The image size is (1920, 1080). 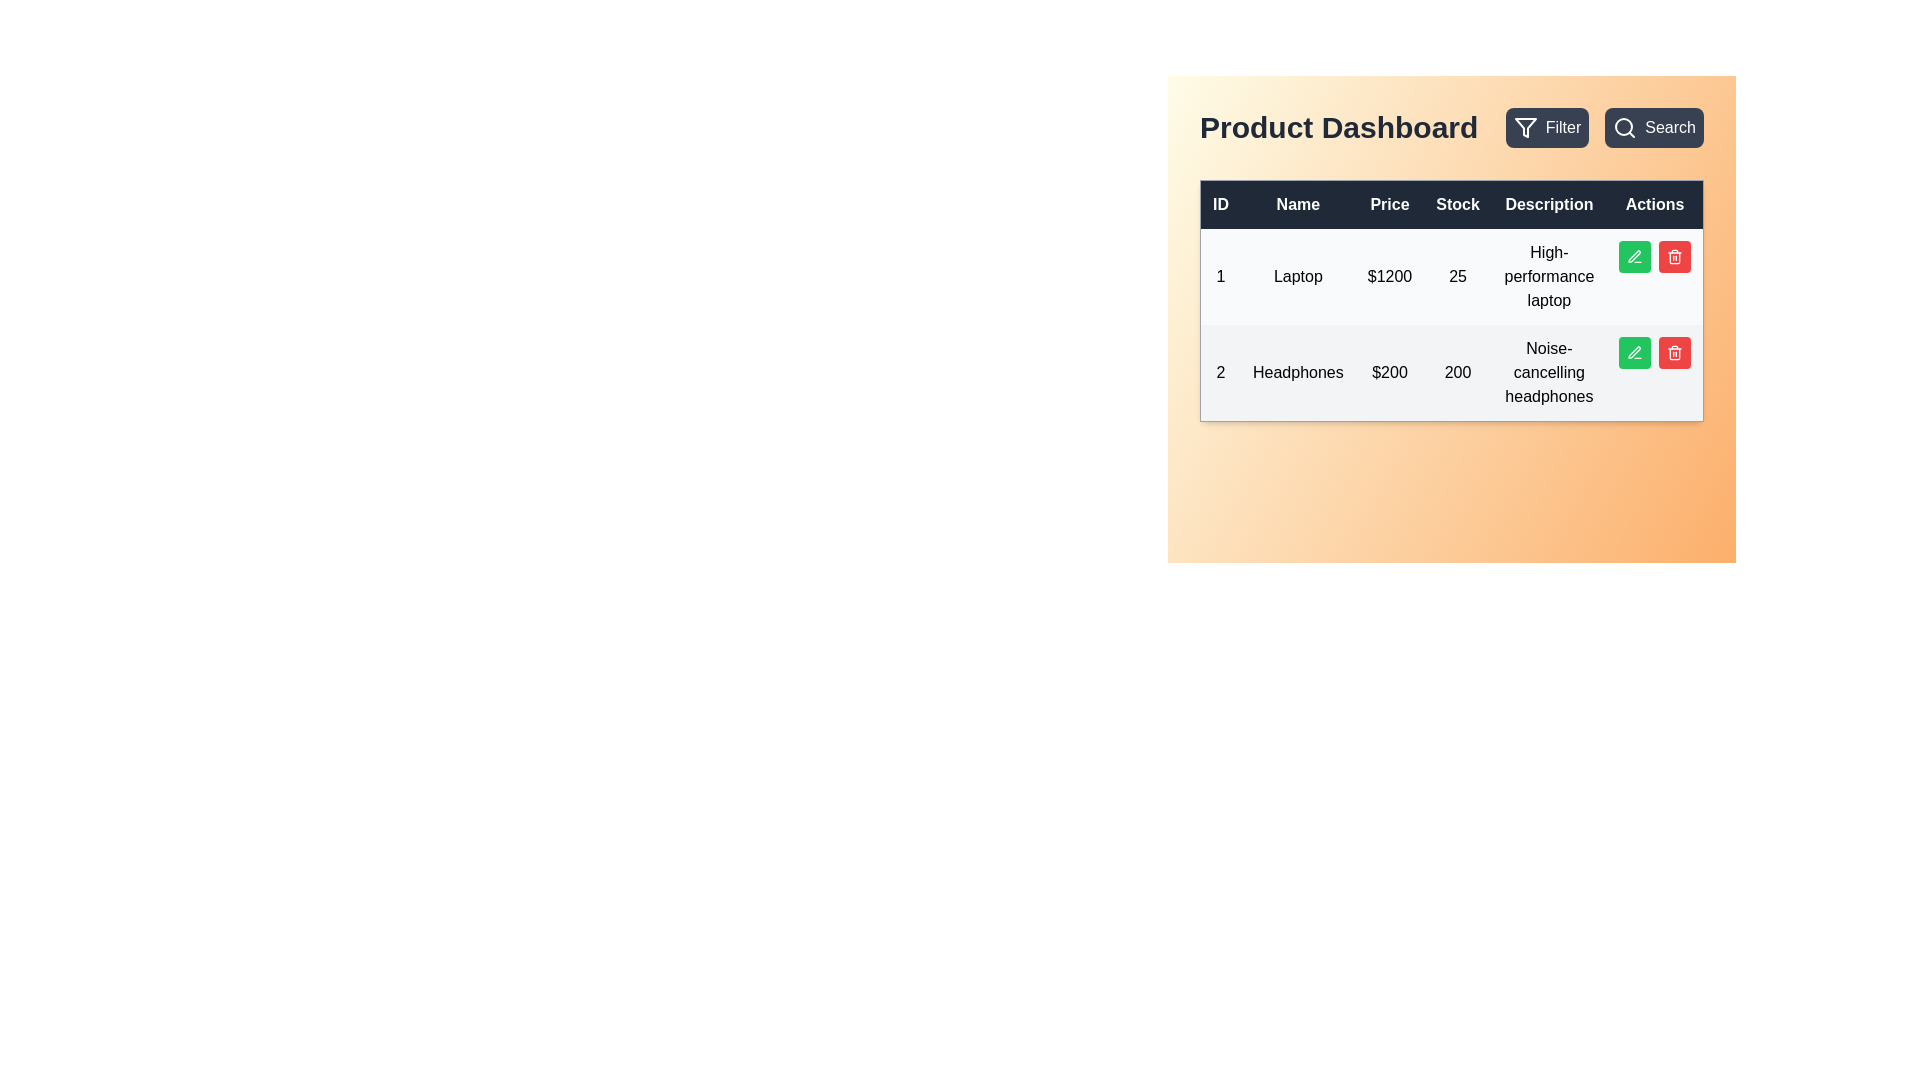 What do you see at coordinates (1624, 127) in the screenshot?
I see `the circular part of the search icon, which is located at the top right corner of the interface near the 'Search' label` at bounding box center [1624, 127].